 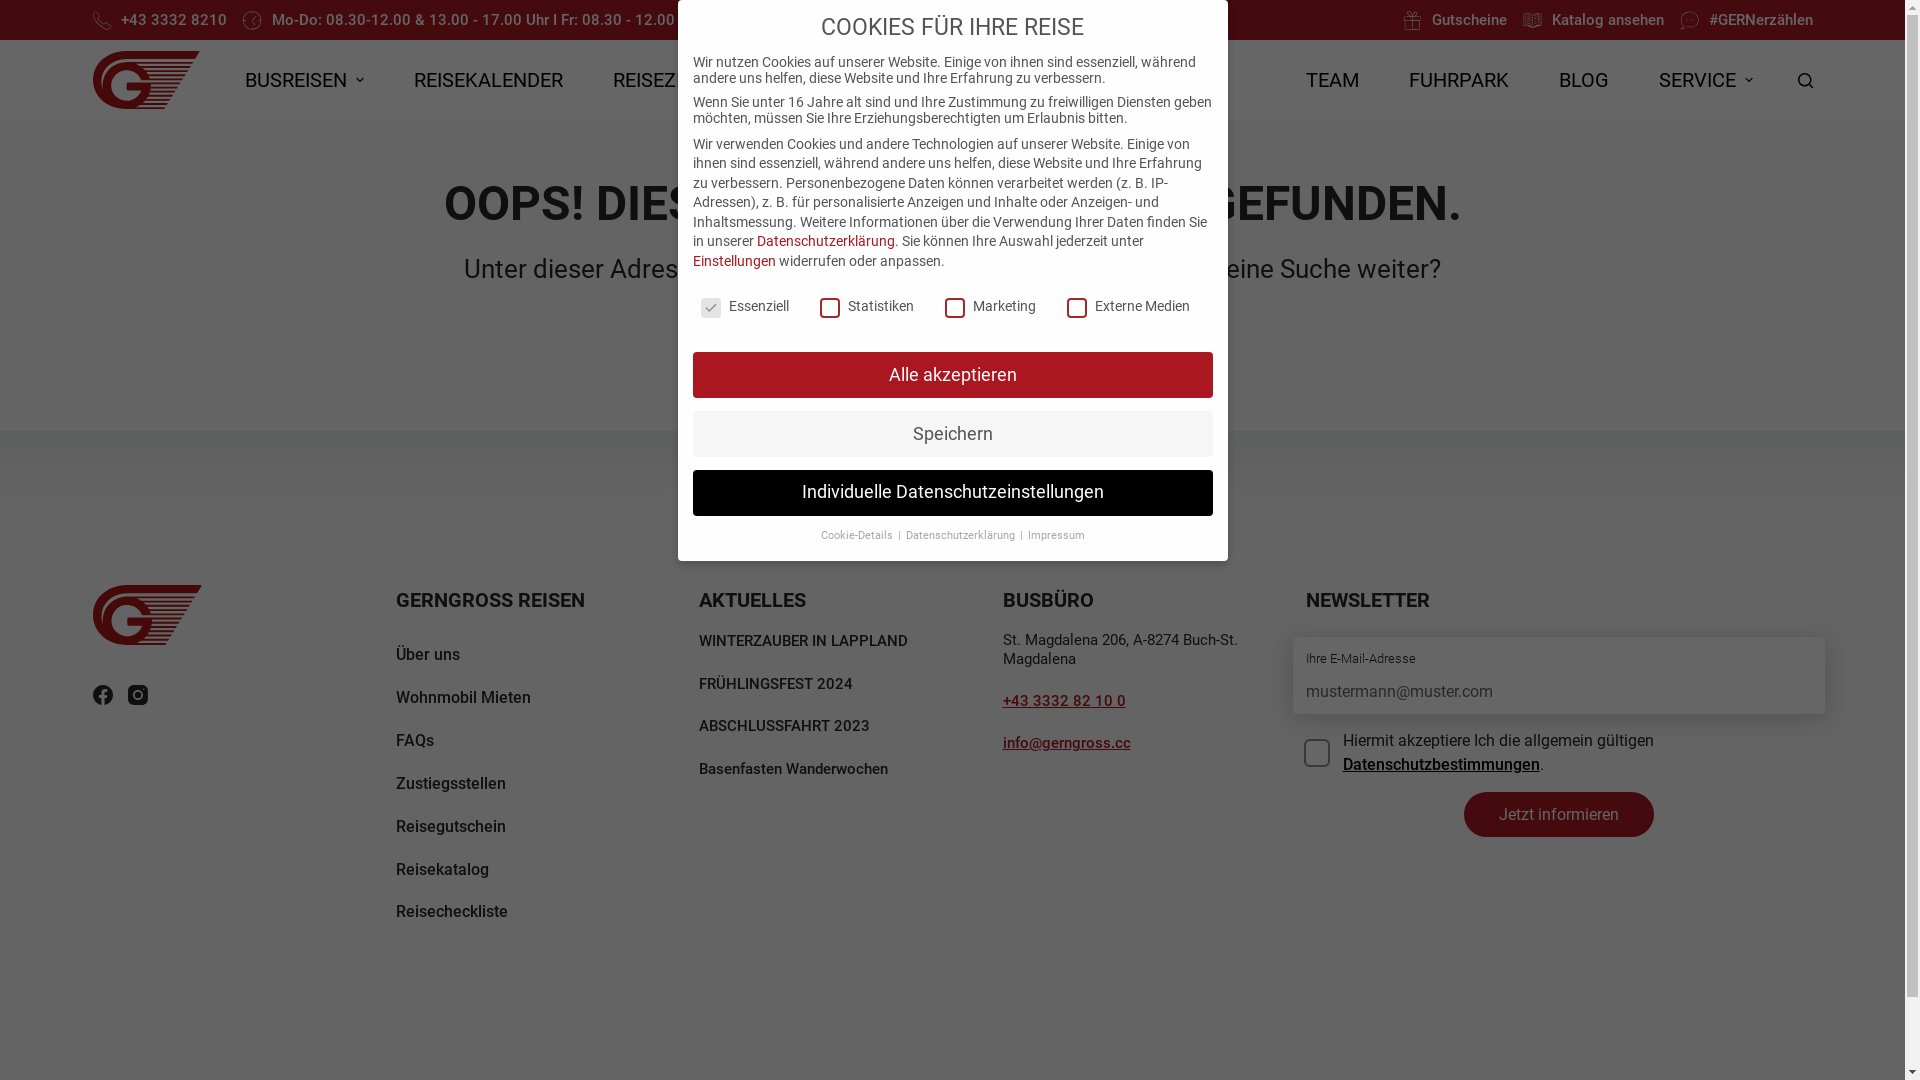 I want to click on 'Datenschutzbestimmungen', so click(x=1441, y=764).